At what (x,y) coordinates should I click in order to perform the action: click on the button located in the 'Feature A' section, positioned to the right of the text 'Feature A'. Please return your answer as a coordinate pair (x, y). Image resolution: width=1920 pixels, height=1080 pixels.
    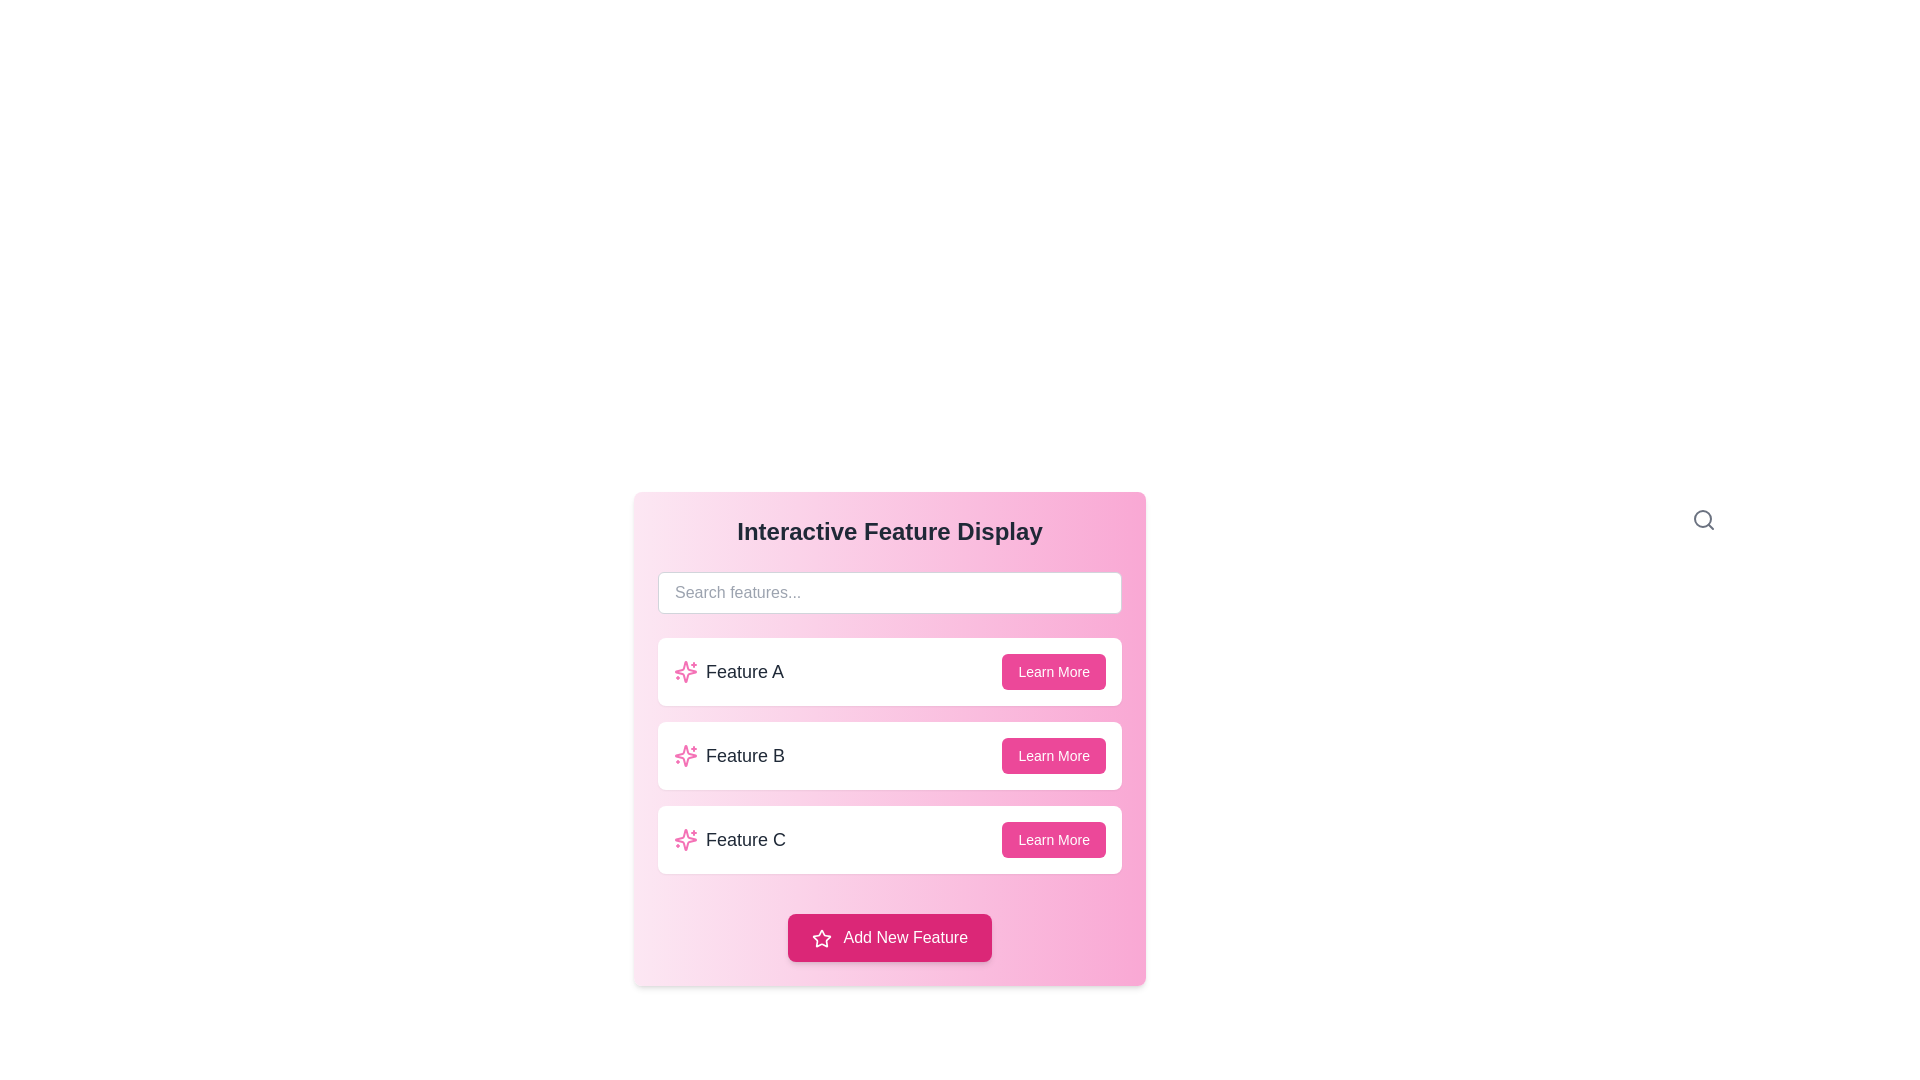
    Looking at the image, I should click on (1053, 671).